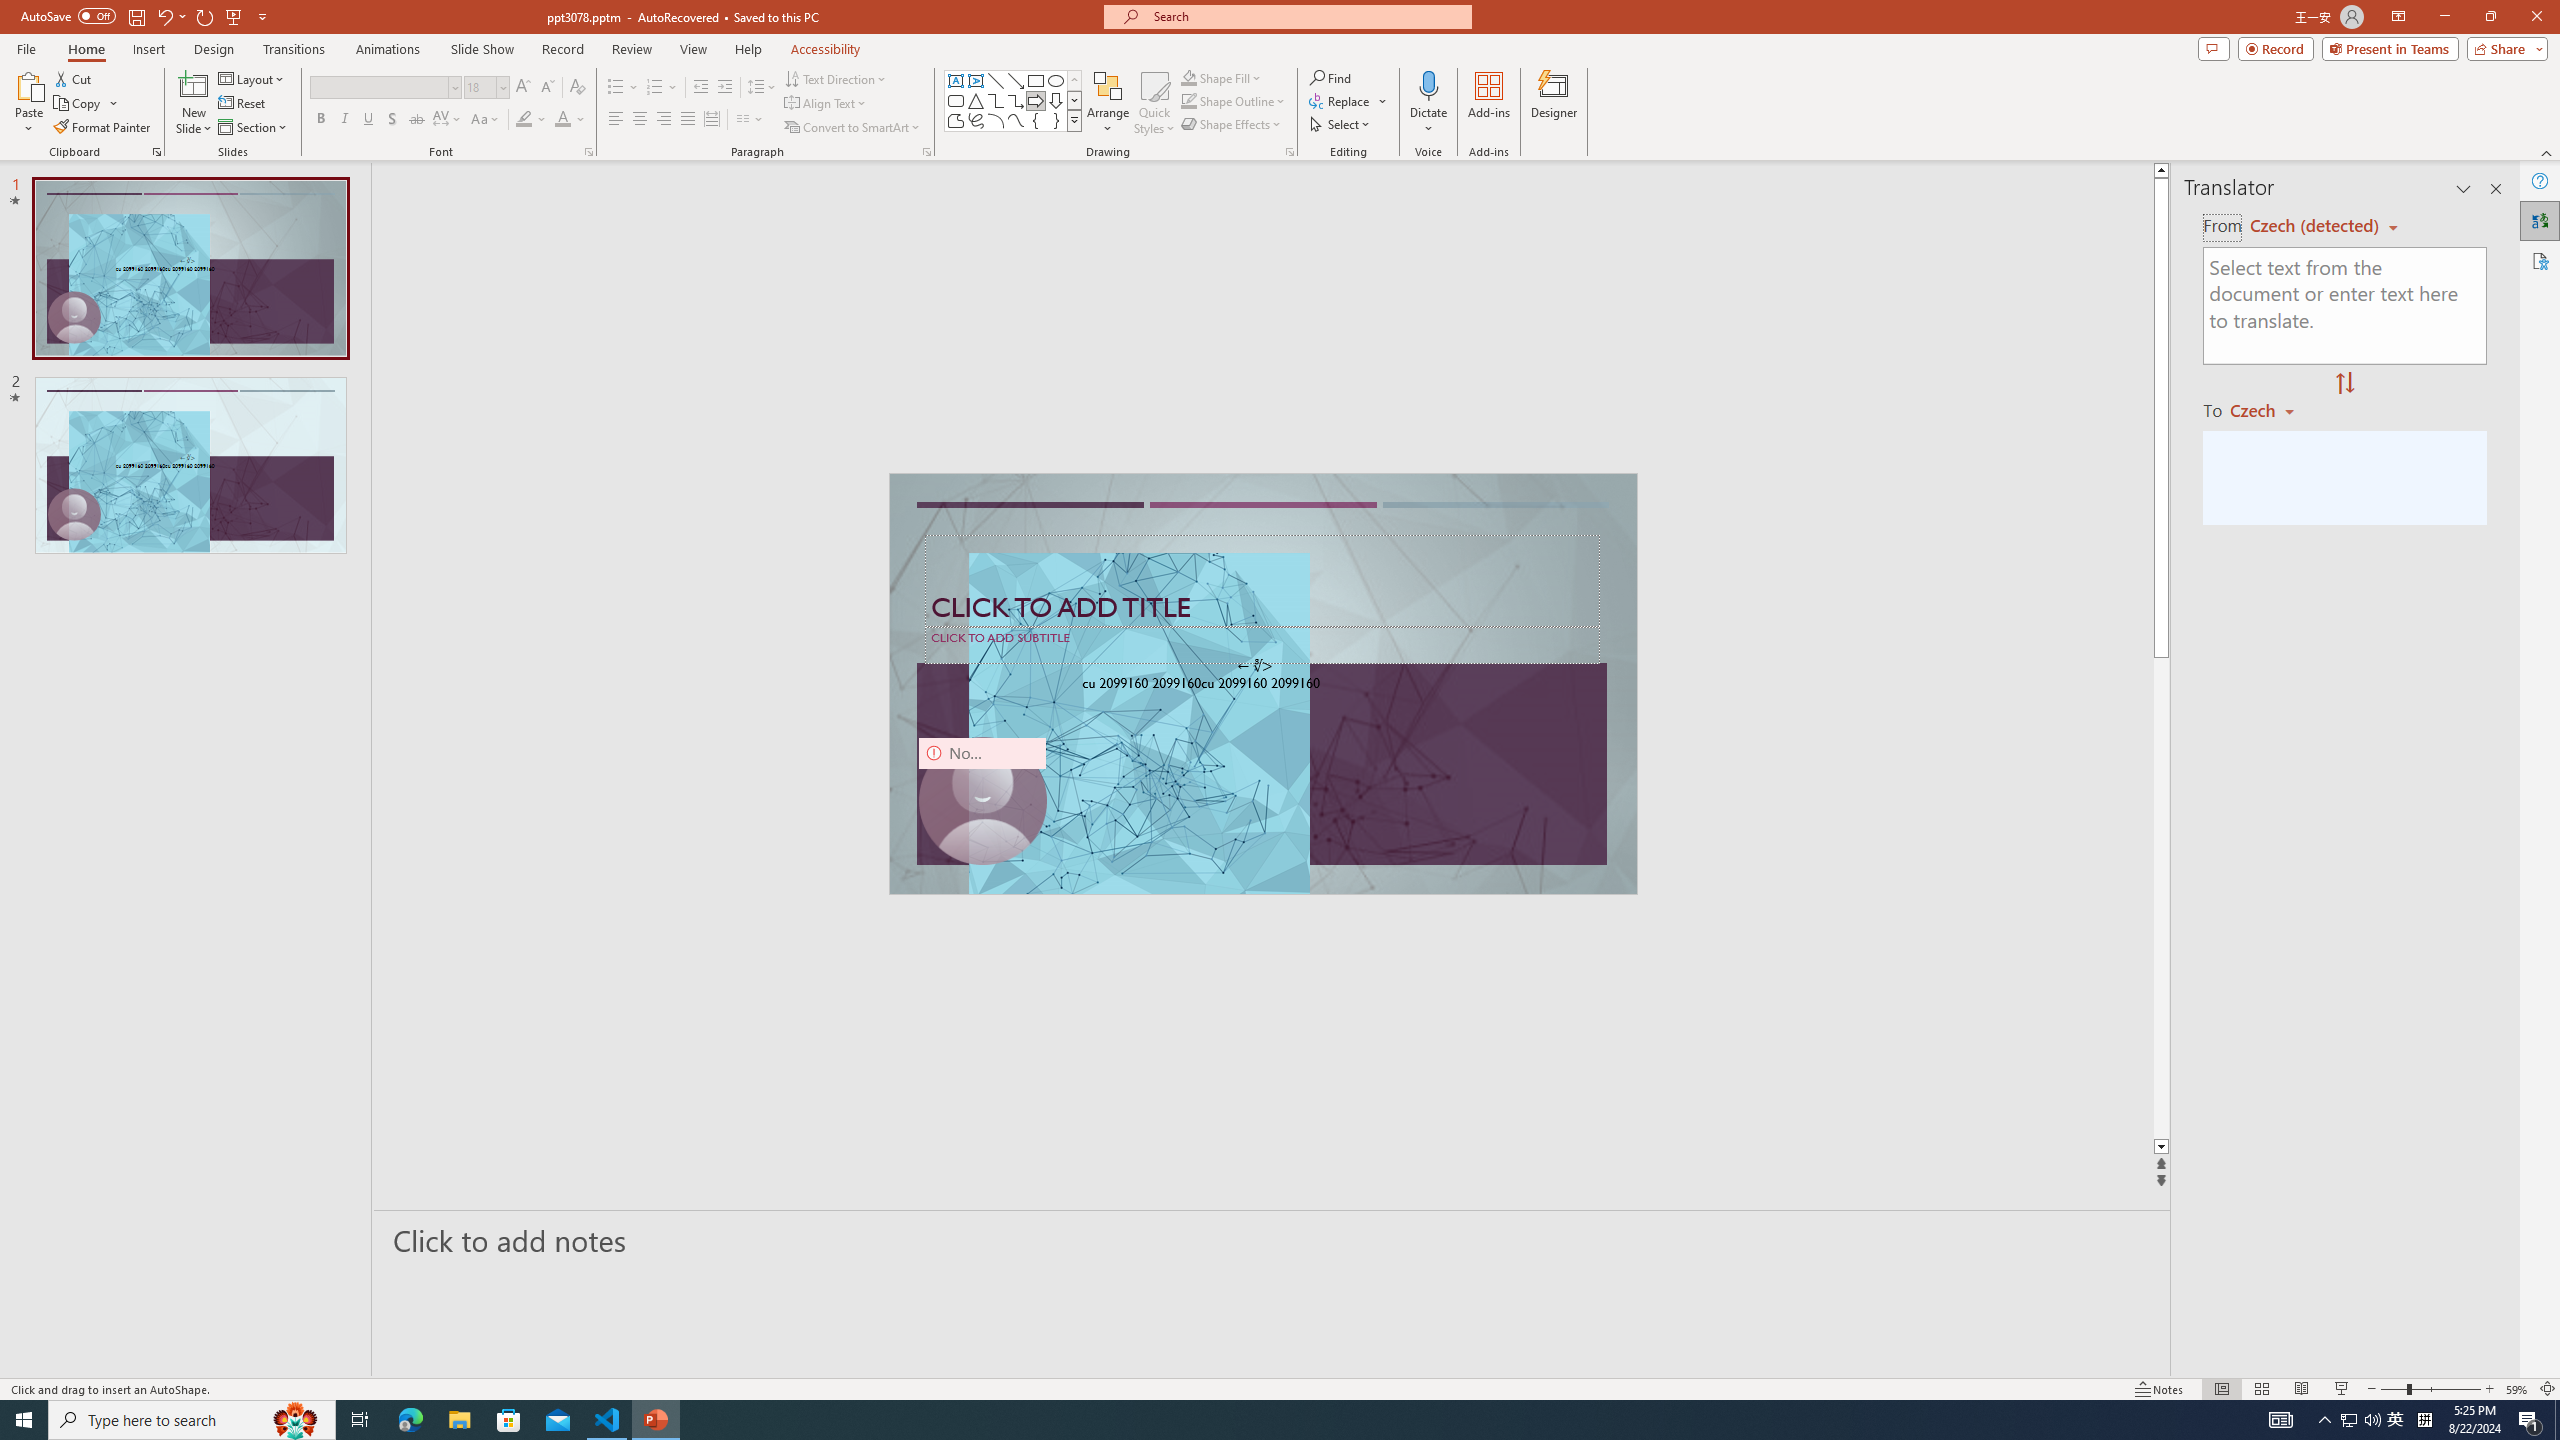 The height and width of the screenshot is (1440, 2560). I want to click on 'TextBox 7', so click(1255, 666).